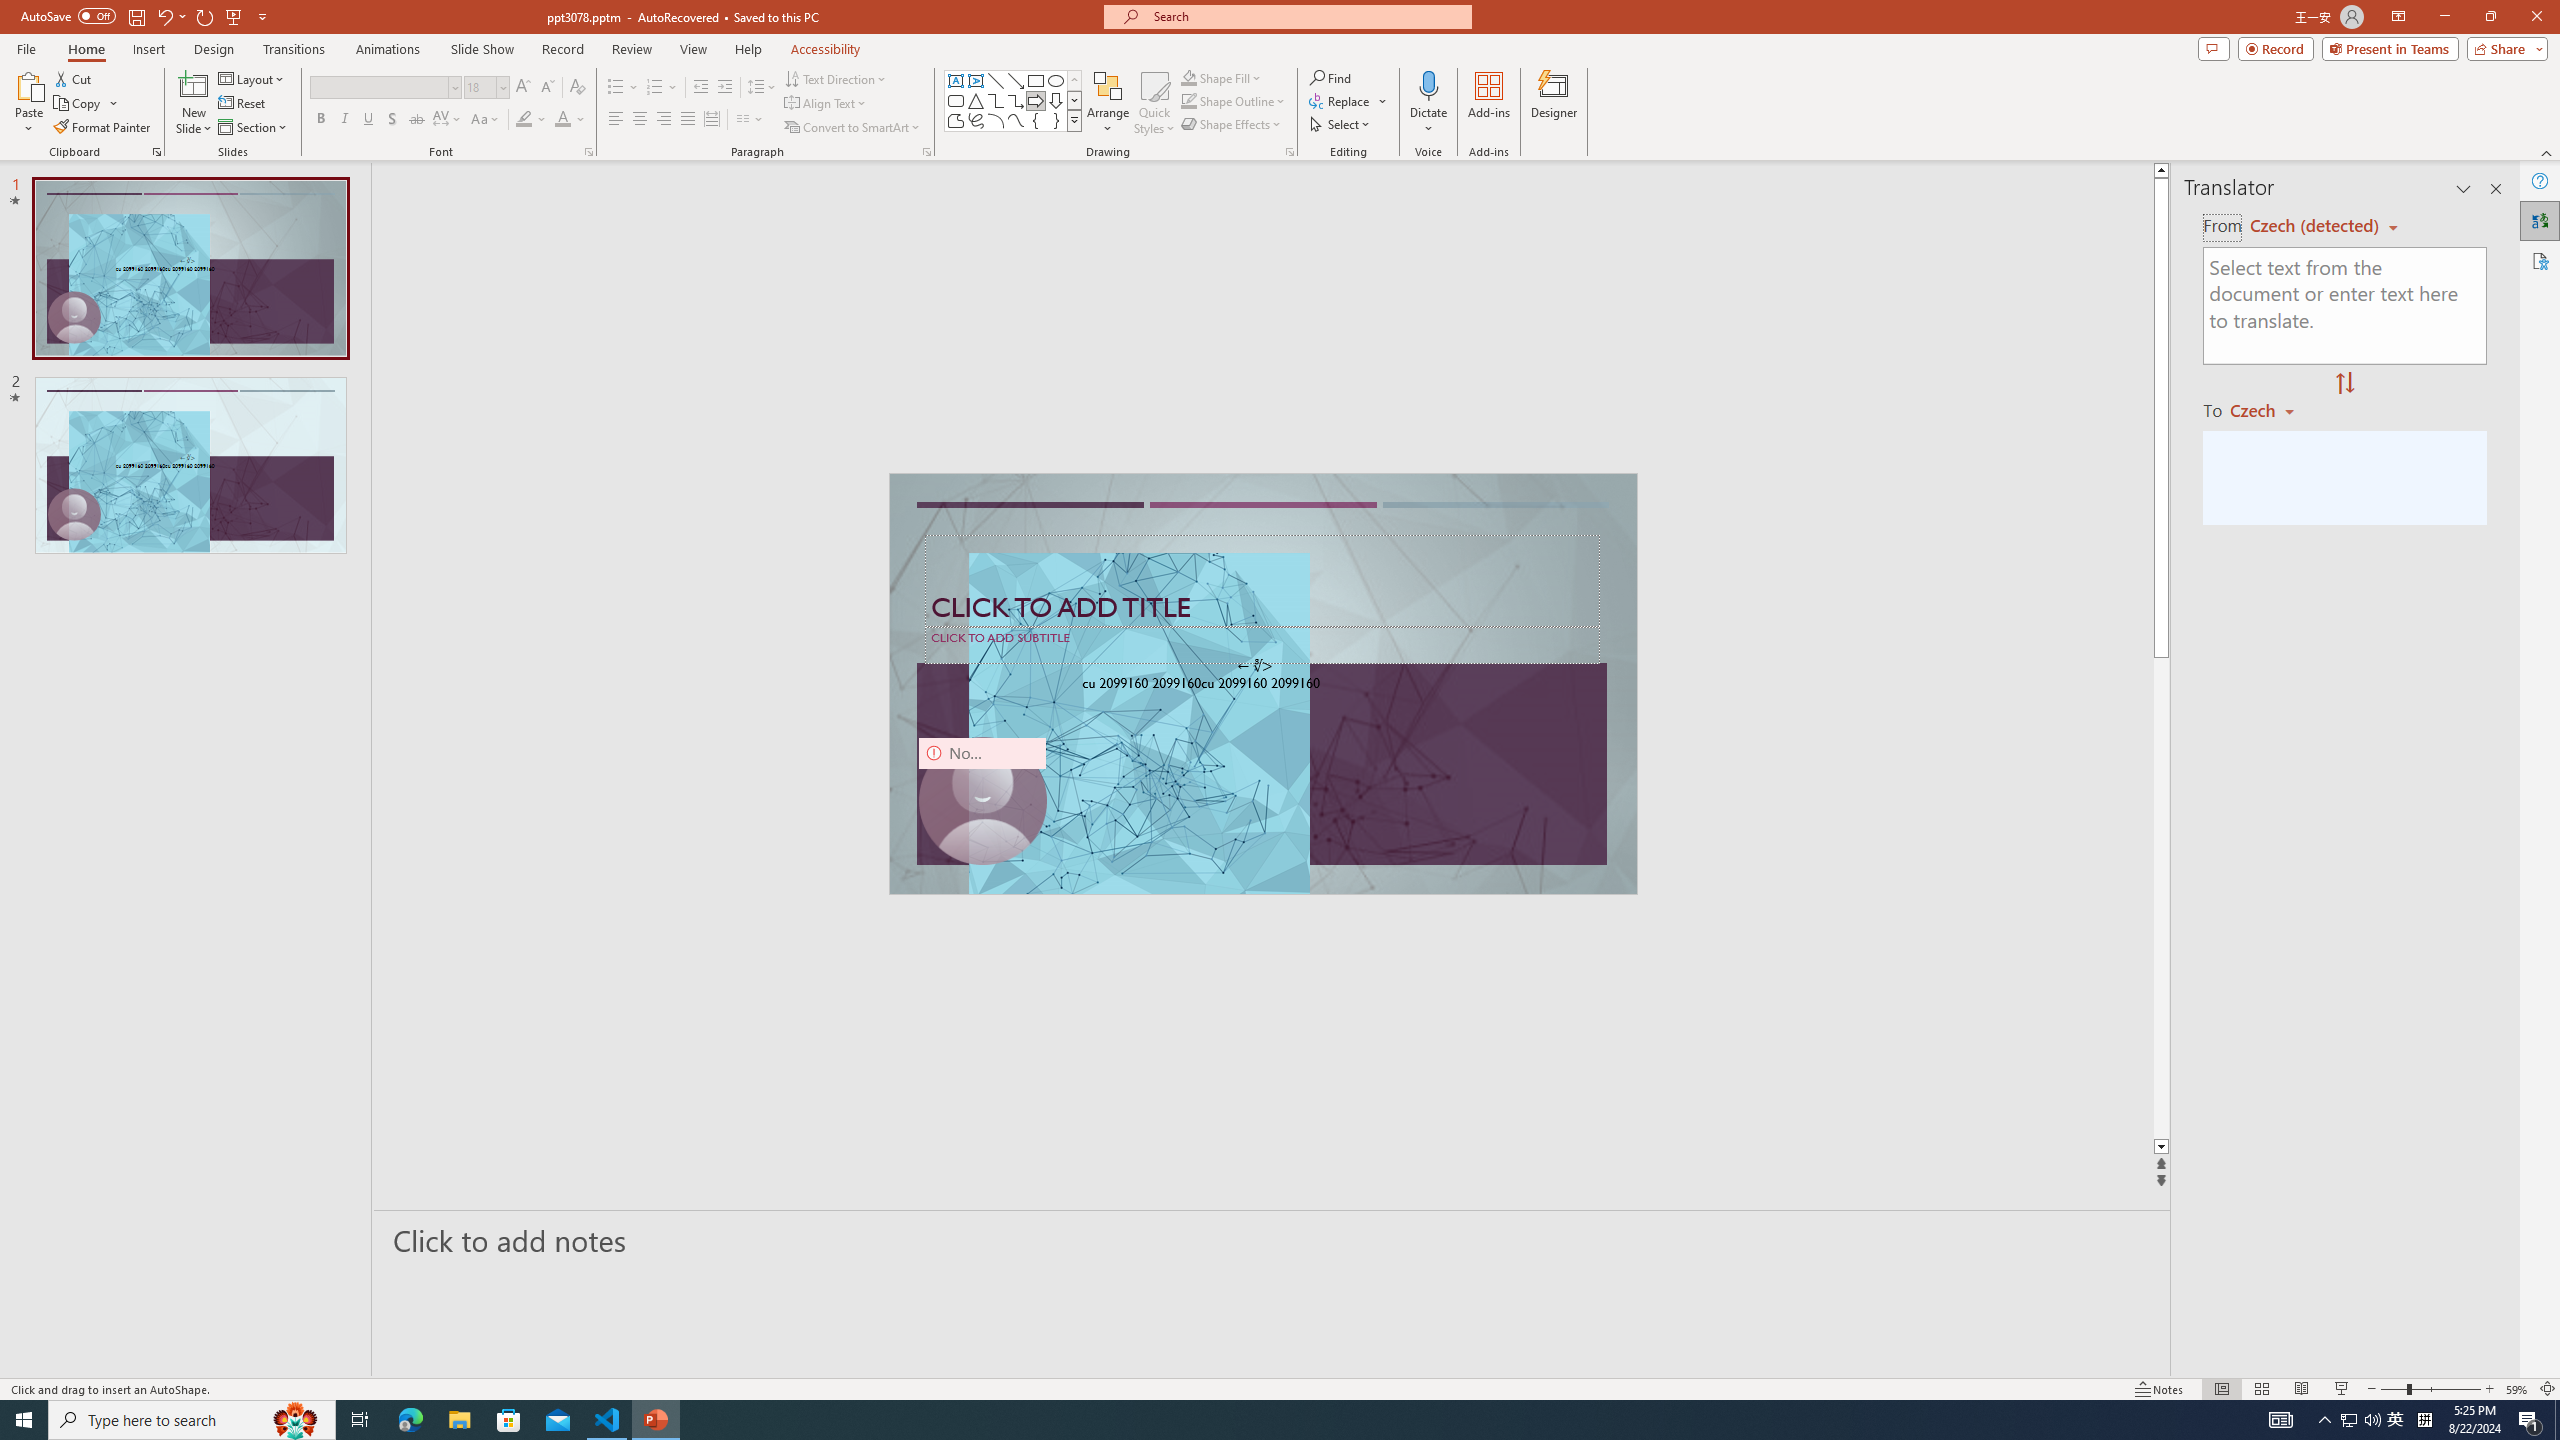 The height and width of the screenshot is (1440, 2560). I want to click on 'TextBox 7', so click(1255, 666).